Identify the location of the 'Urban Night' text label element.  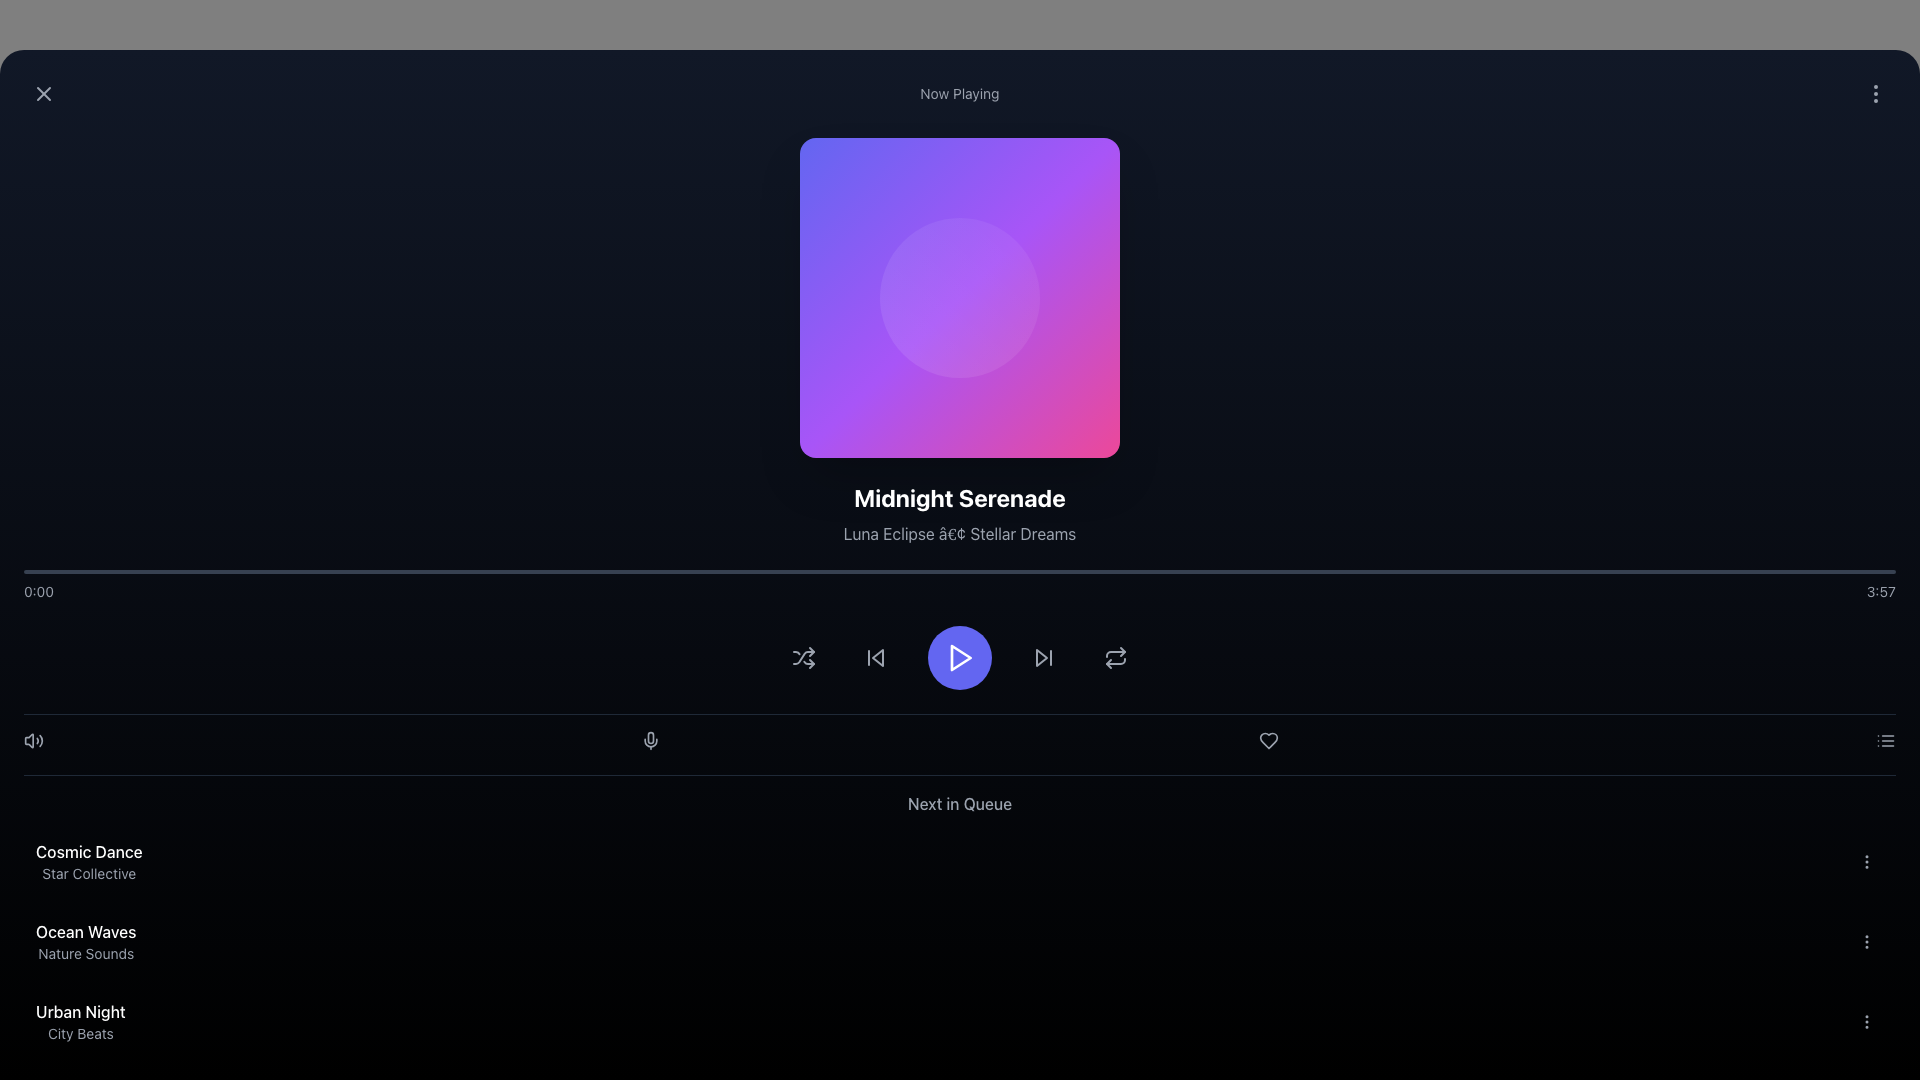
(80, 1011).